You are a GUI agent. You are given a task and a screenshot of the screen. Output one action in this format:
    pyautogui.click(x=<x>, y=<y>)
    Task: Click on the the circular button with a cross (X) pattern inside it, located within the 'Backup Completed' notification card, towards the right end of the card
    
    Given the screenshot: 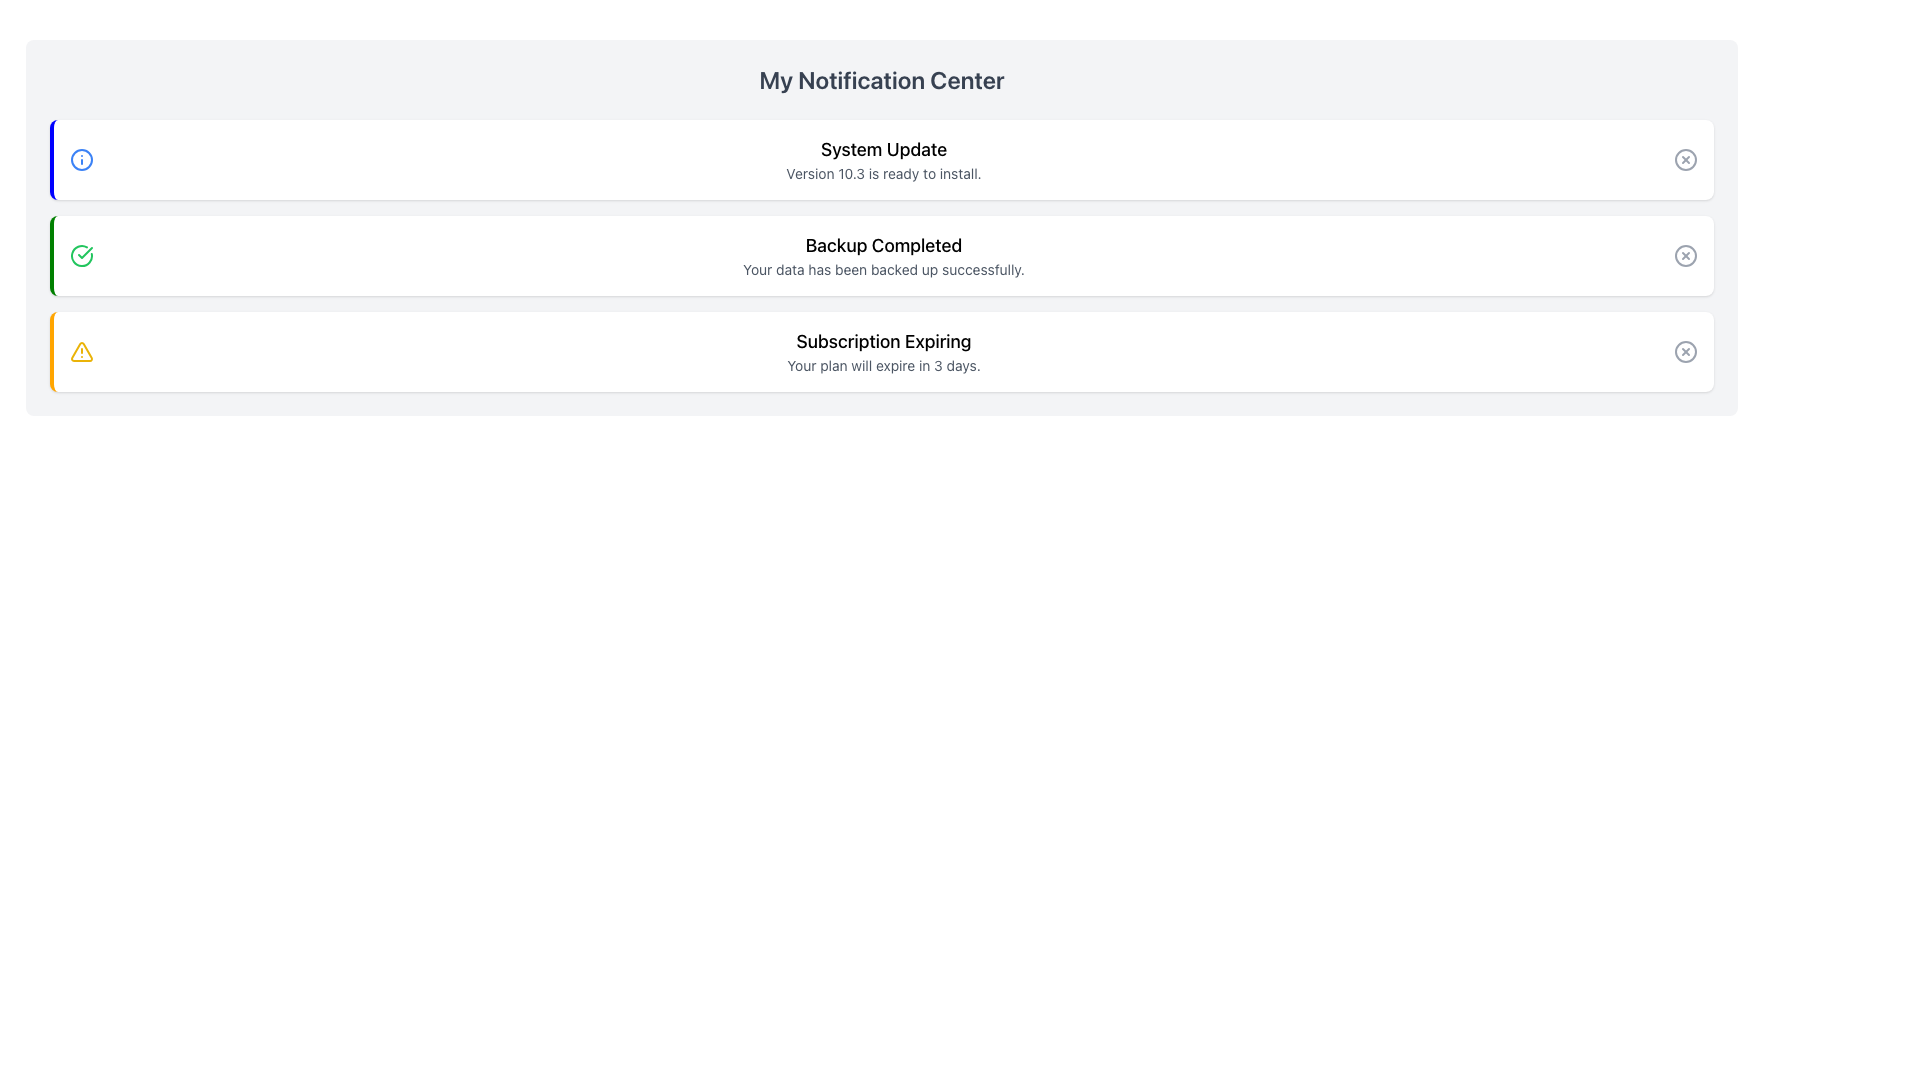 What is the action you would take?
    pyautogui.click(x=1684, y=254)
    